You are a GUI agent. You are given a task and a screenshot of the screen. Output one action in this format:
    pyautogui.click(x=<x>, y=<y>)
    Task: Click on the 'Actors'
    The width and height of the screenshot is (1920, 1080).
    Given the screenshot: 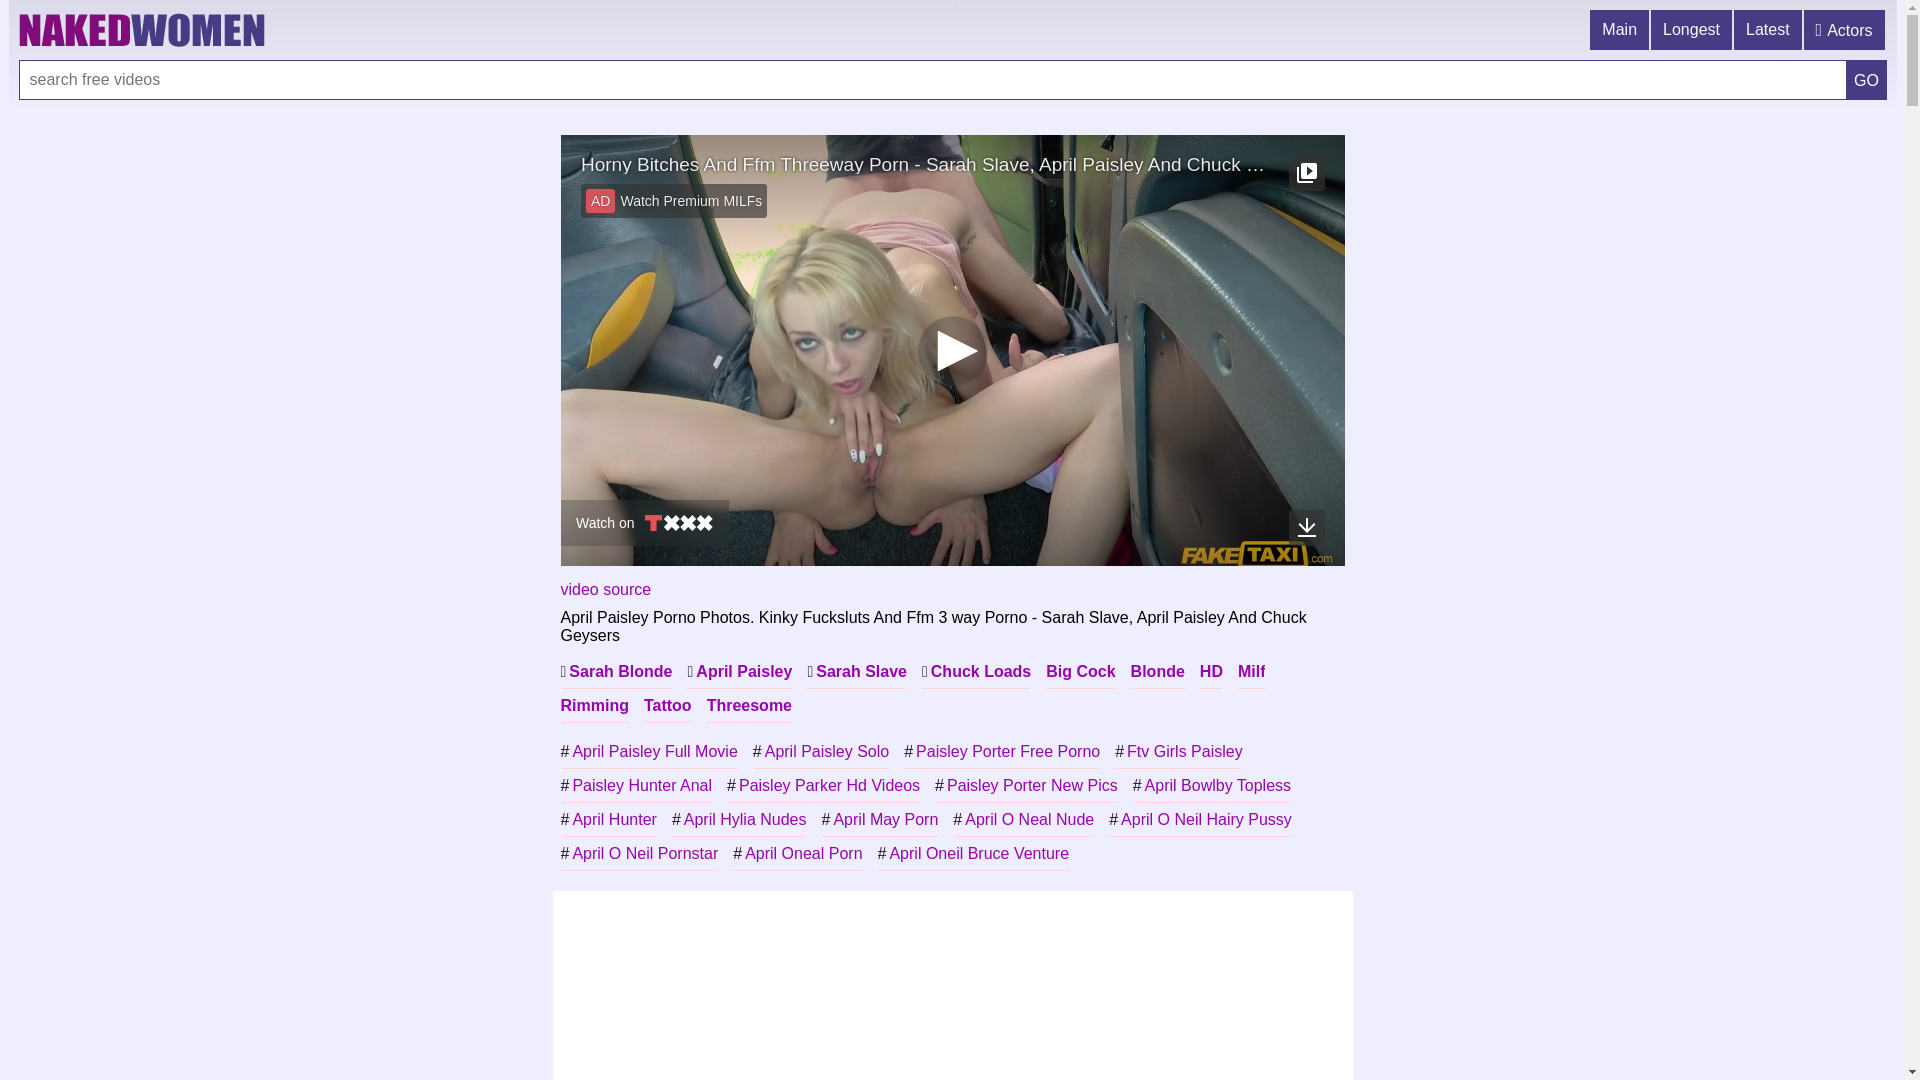 What is the action you would take?
    pyautogui.click(x=1844, y=30)
    